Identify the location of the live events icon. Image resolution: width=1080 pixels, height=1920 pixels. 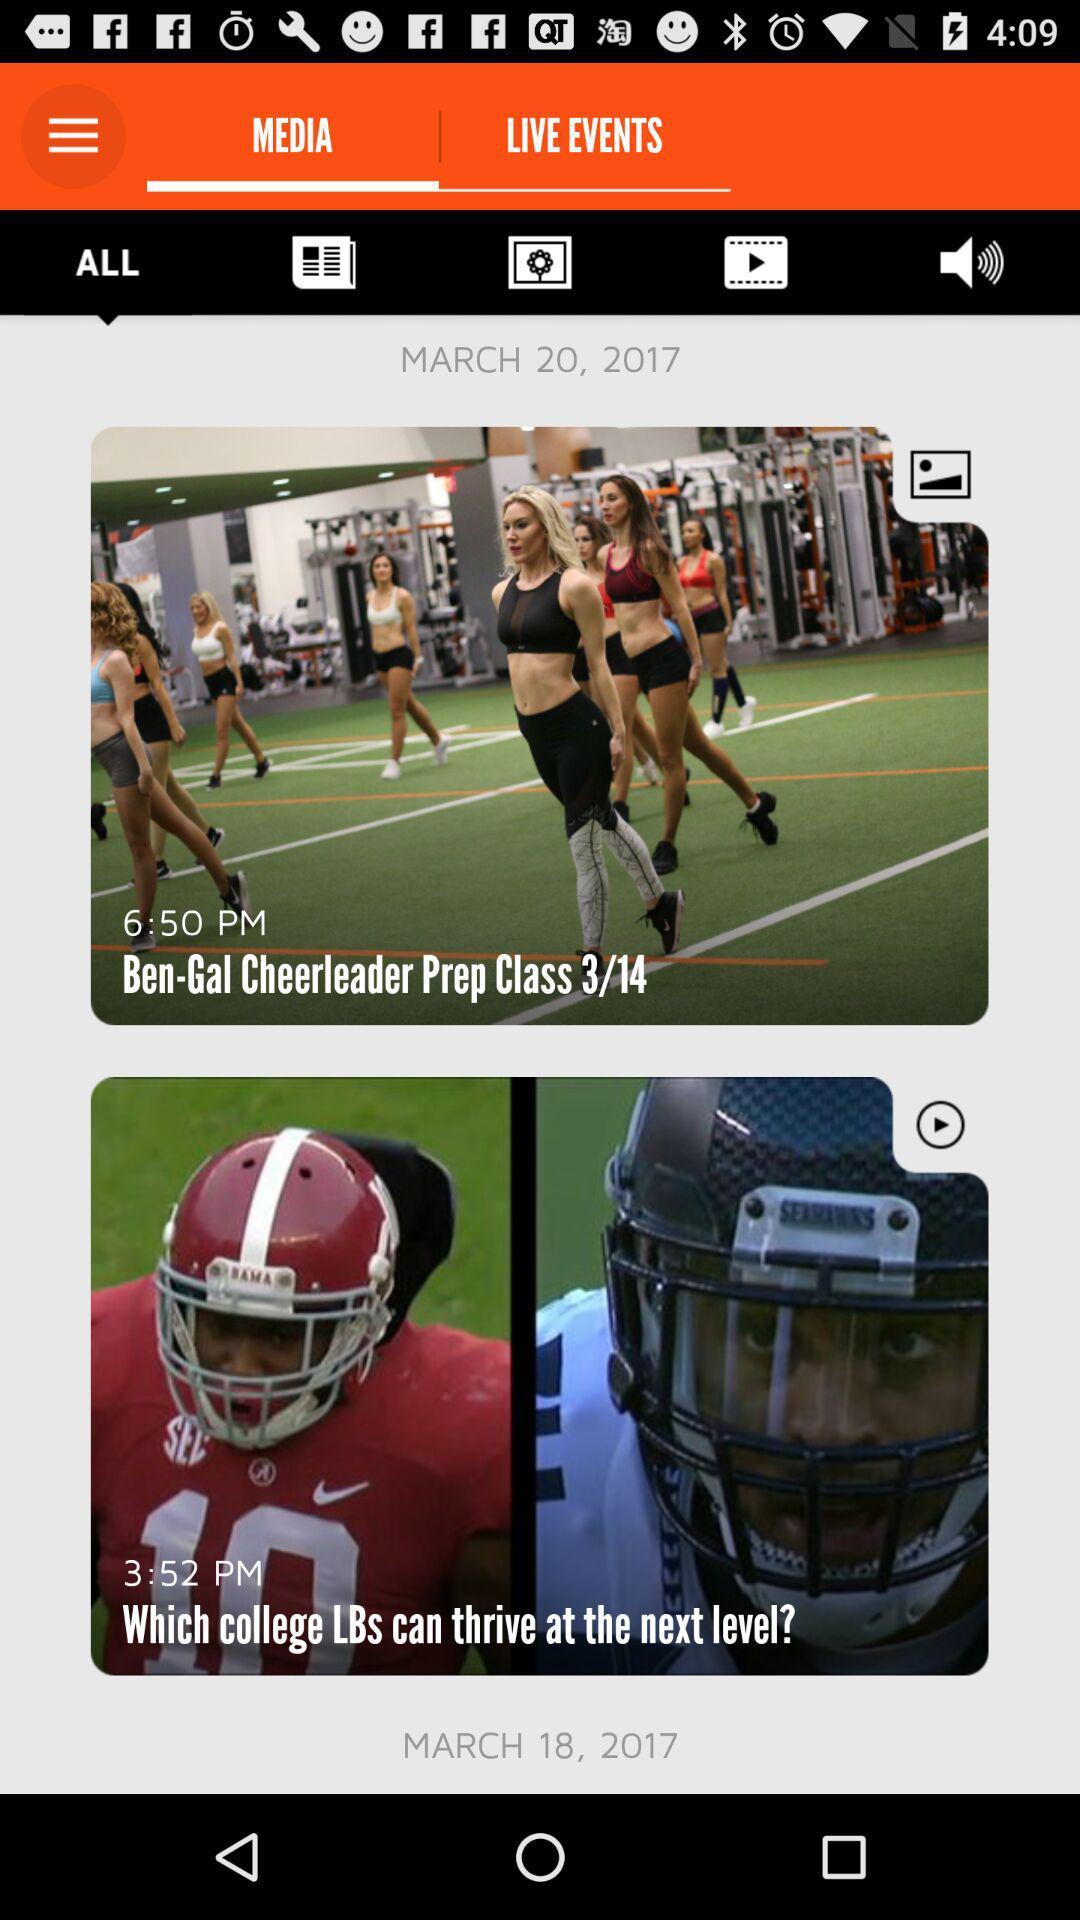
(584, 135).